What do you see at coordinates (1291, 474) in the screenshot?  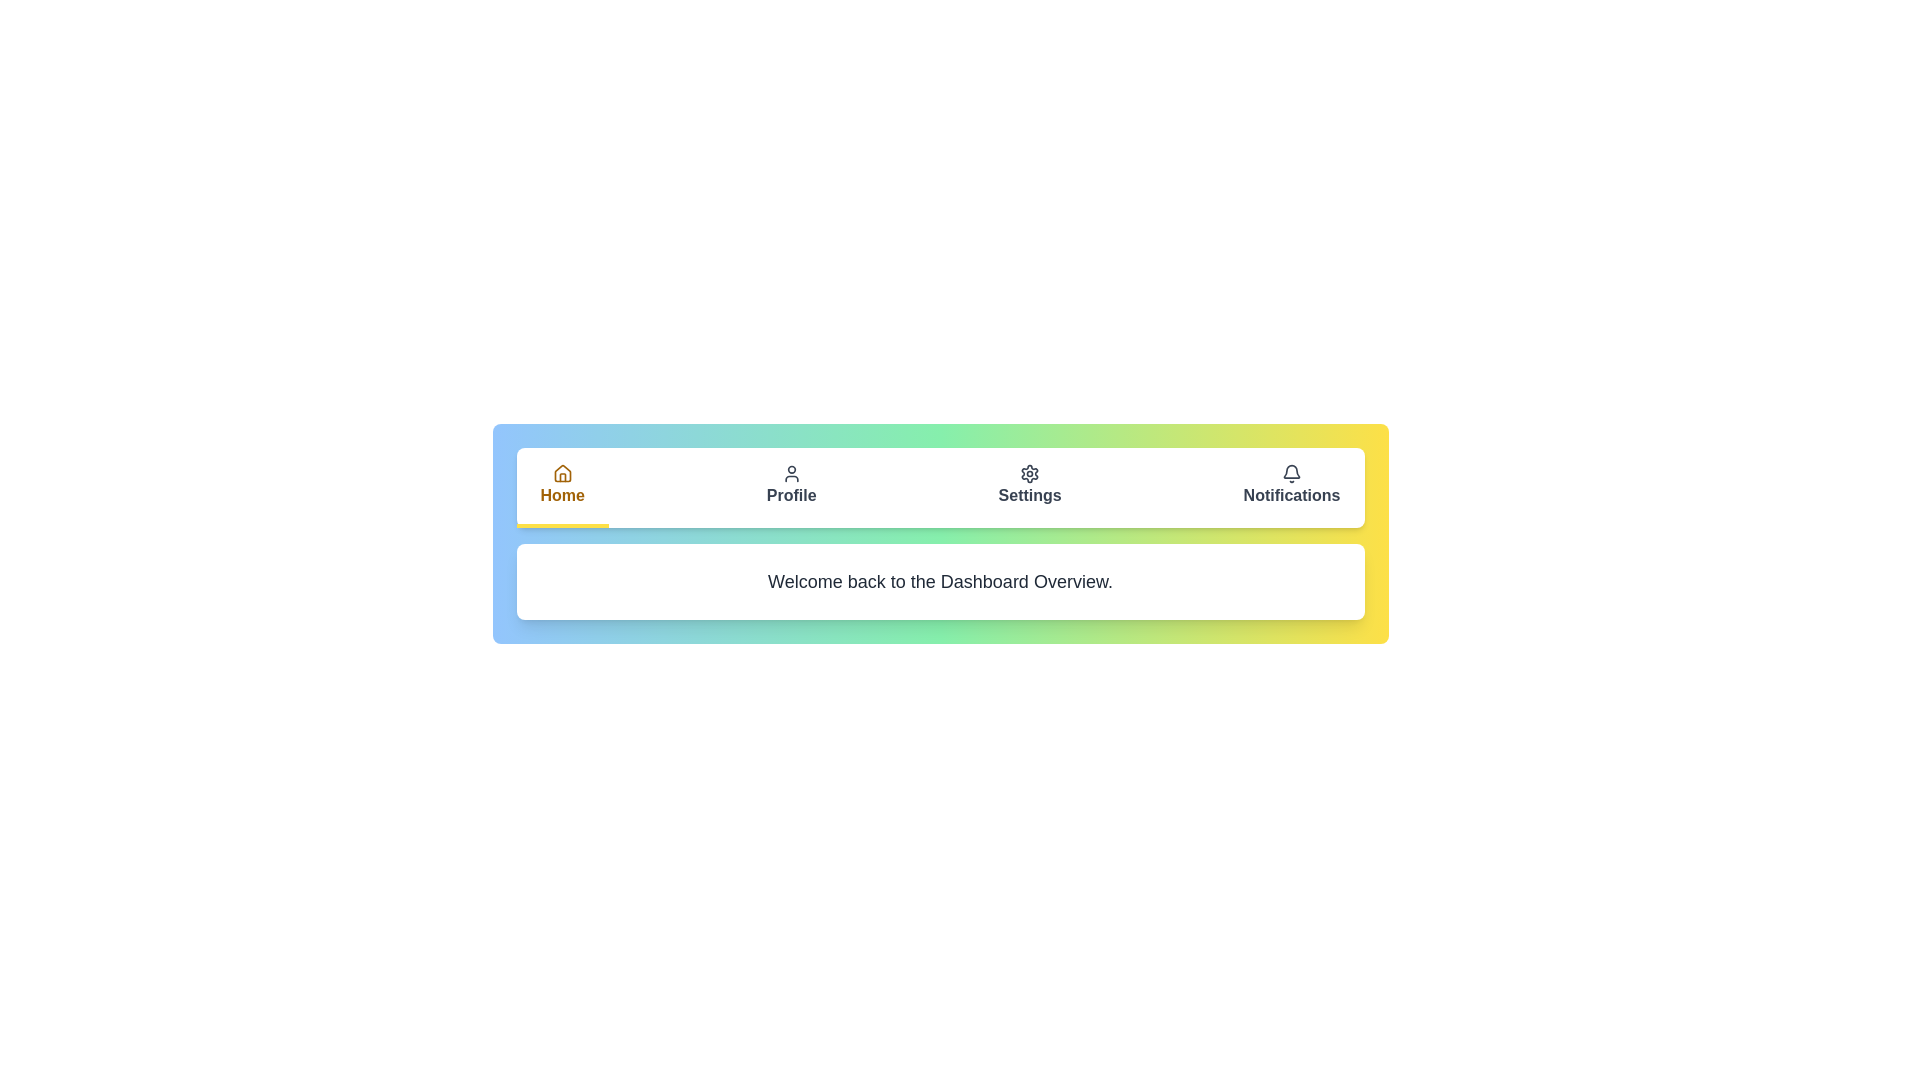 I see `the bell icon for notifications, which is located at the rightmost position of the top navigation bar, above the text label 'Notifications'` at bounding box center [1291, 474].